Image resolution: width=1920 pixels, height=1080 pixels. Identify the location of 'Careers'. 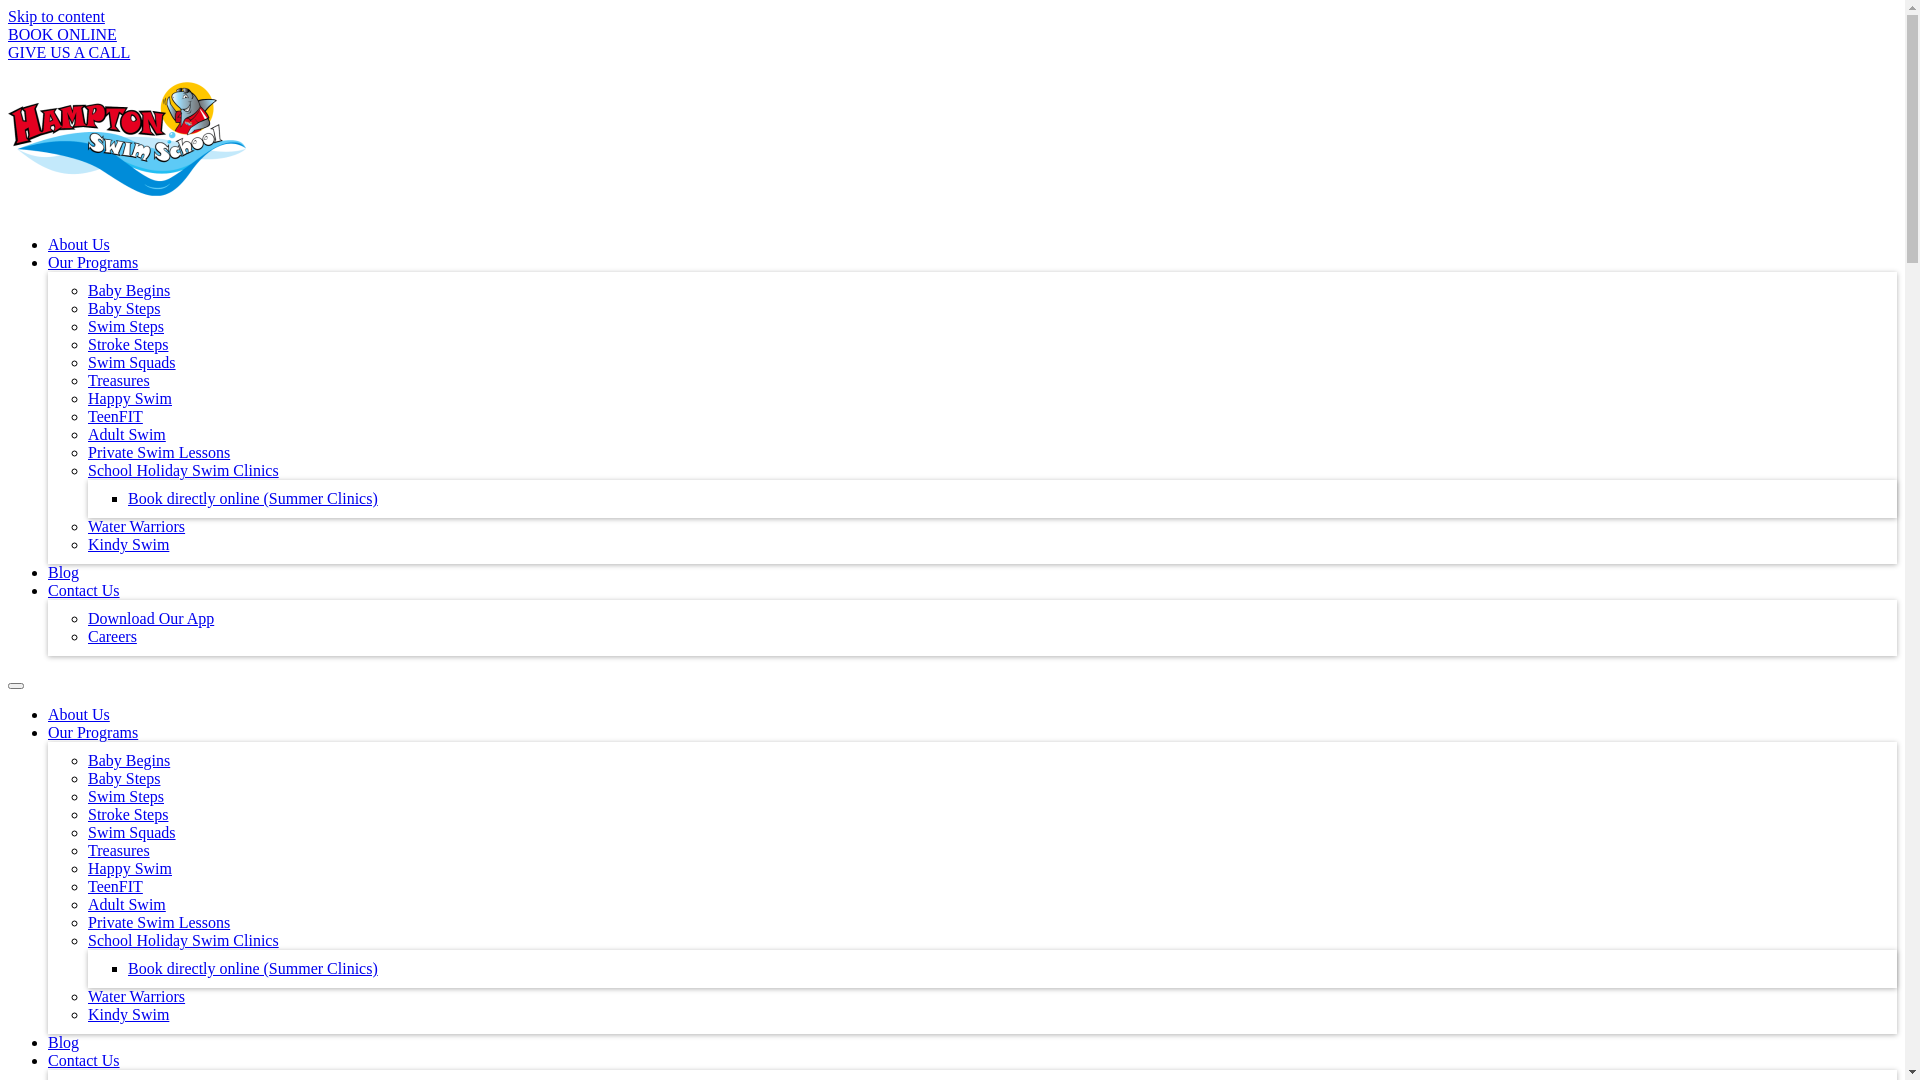
(86, 636).